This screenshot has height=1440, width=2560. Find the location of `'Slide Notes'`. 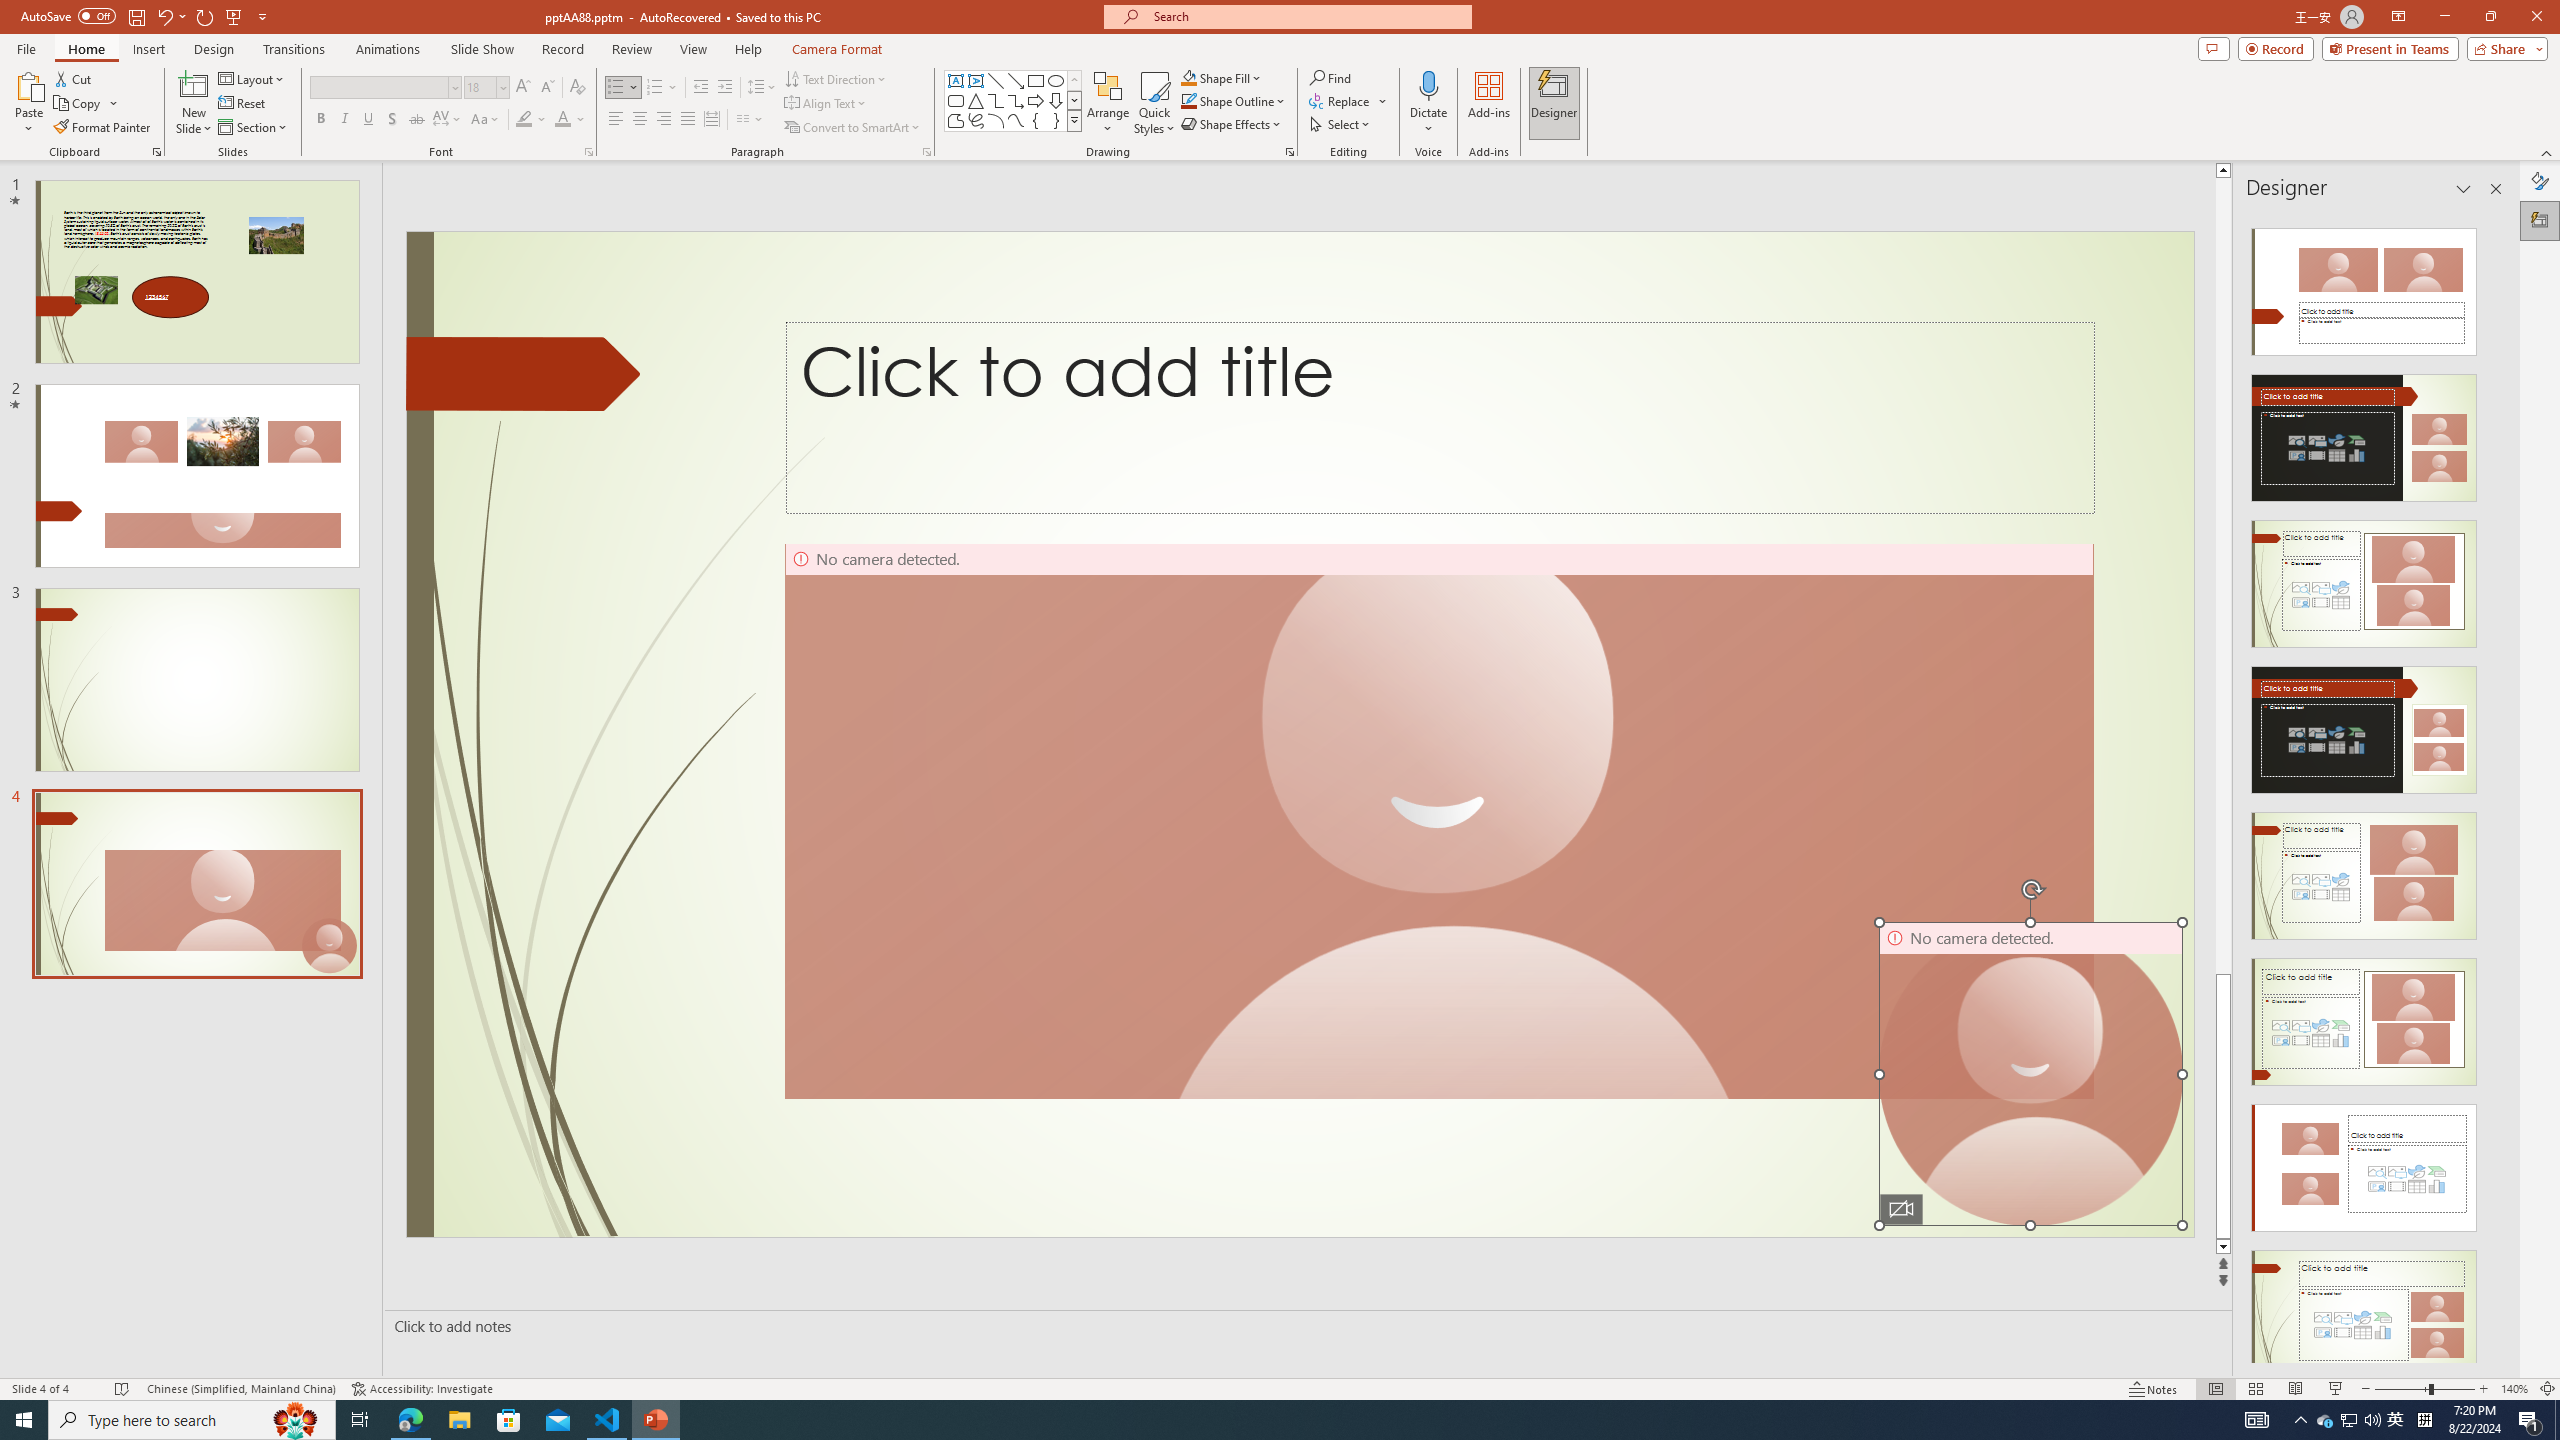

'Slide Notes' is located at coordinates (1304, 1325).